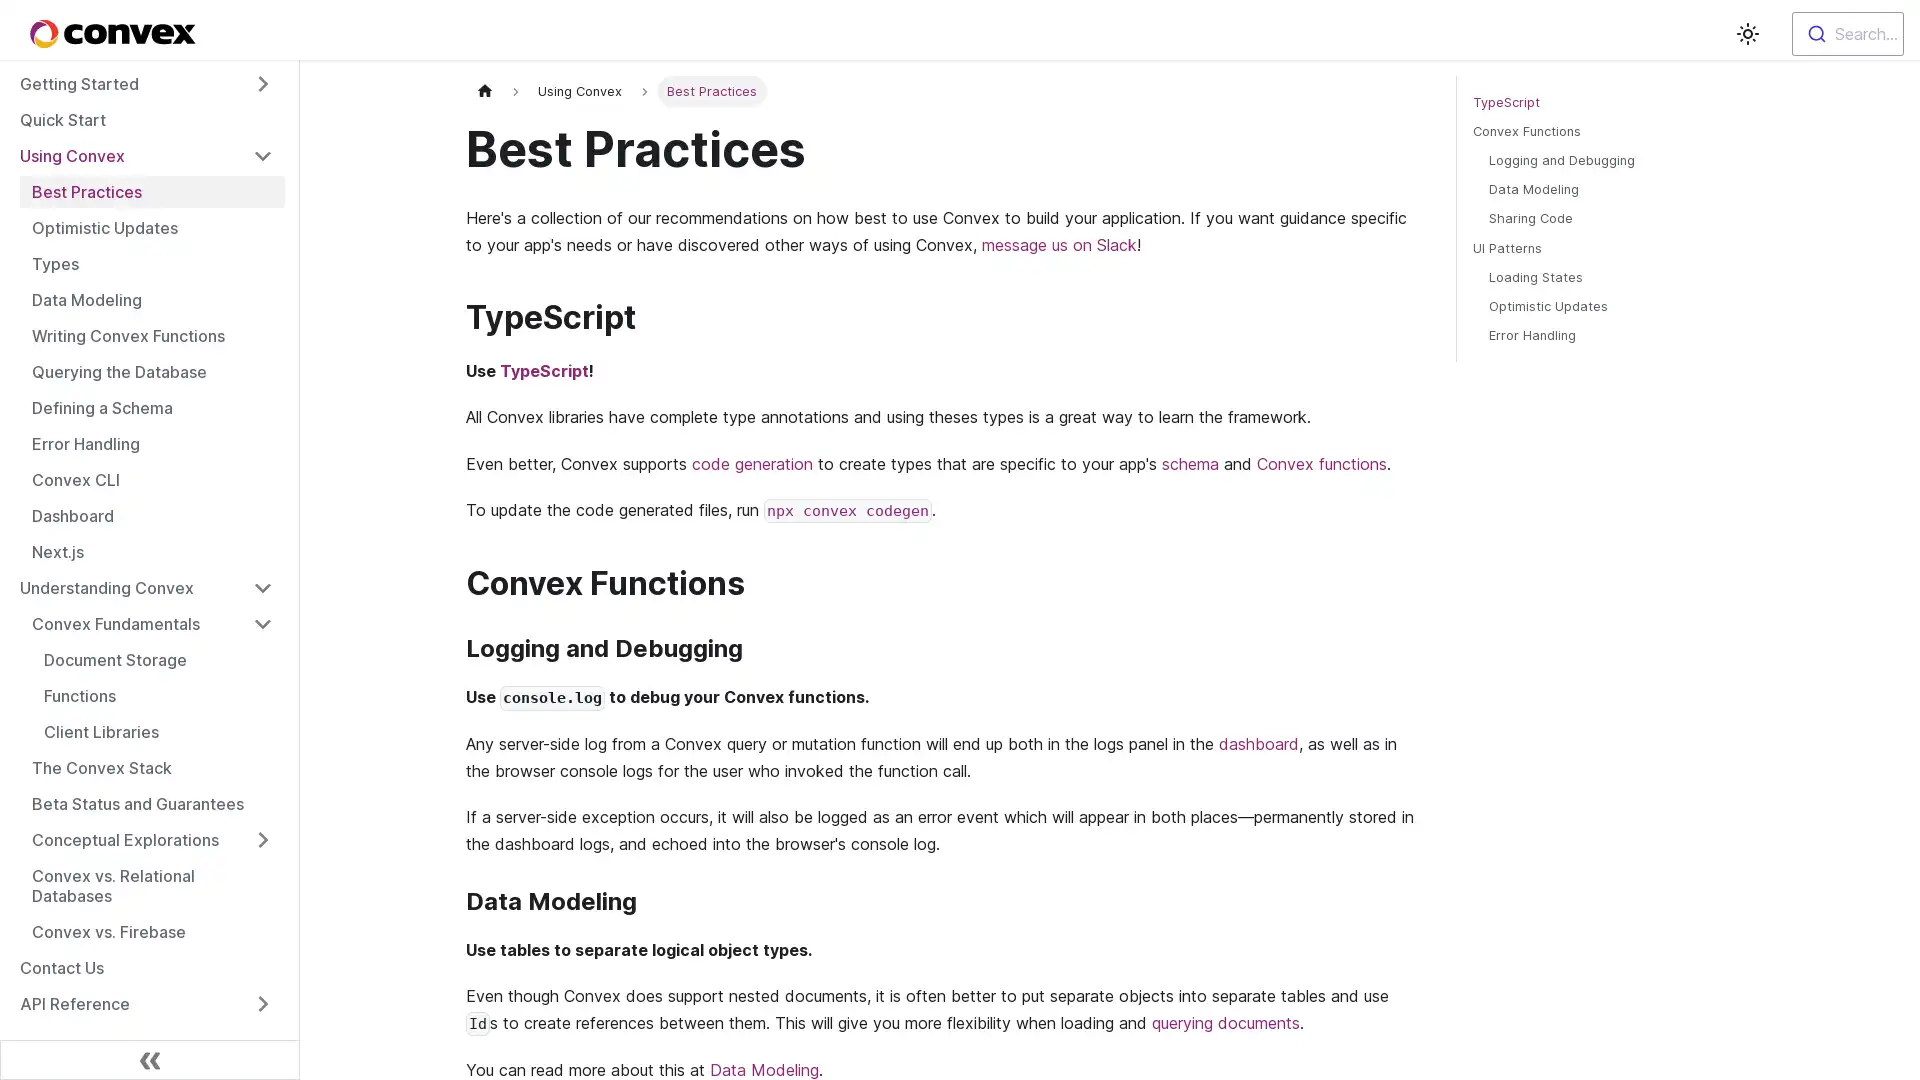 The image size is (1920, 1080). What do you see at coordinates (262, 83) in the screenshot?
I see `Toggle the collapsible sidebar category 'Getting Started'` at bounding box center [262, 83].